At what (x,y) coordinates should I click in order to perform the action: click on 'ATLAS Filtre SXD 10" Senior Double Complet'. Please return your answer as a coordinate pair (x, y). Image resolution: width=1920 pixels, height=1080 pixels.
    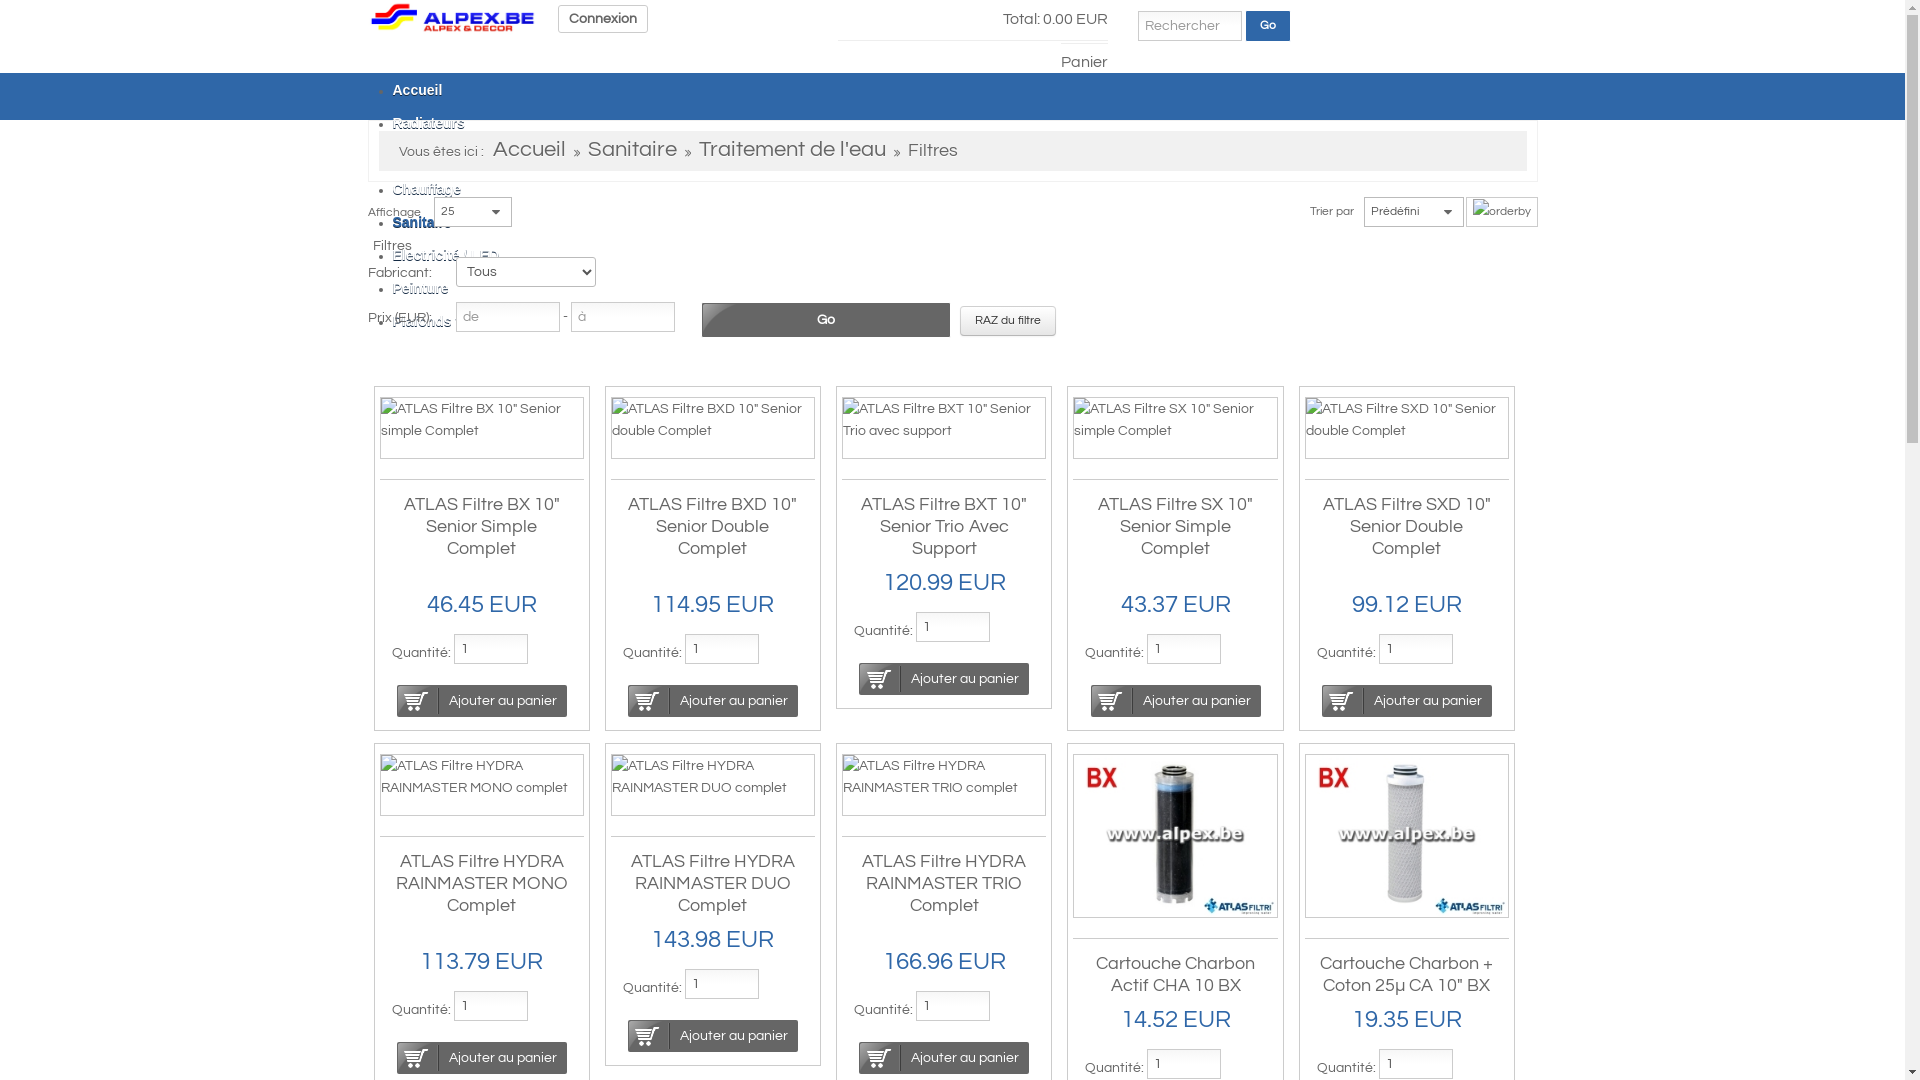
    Looking at the image, I should click on (1405, 525).